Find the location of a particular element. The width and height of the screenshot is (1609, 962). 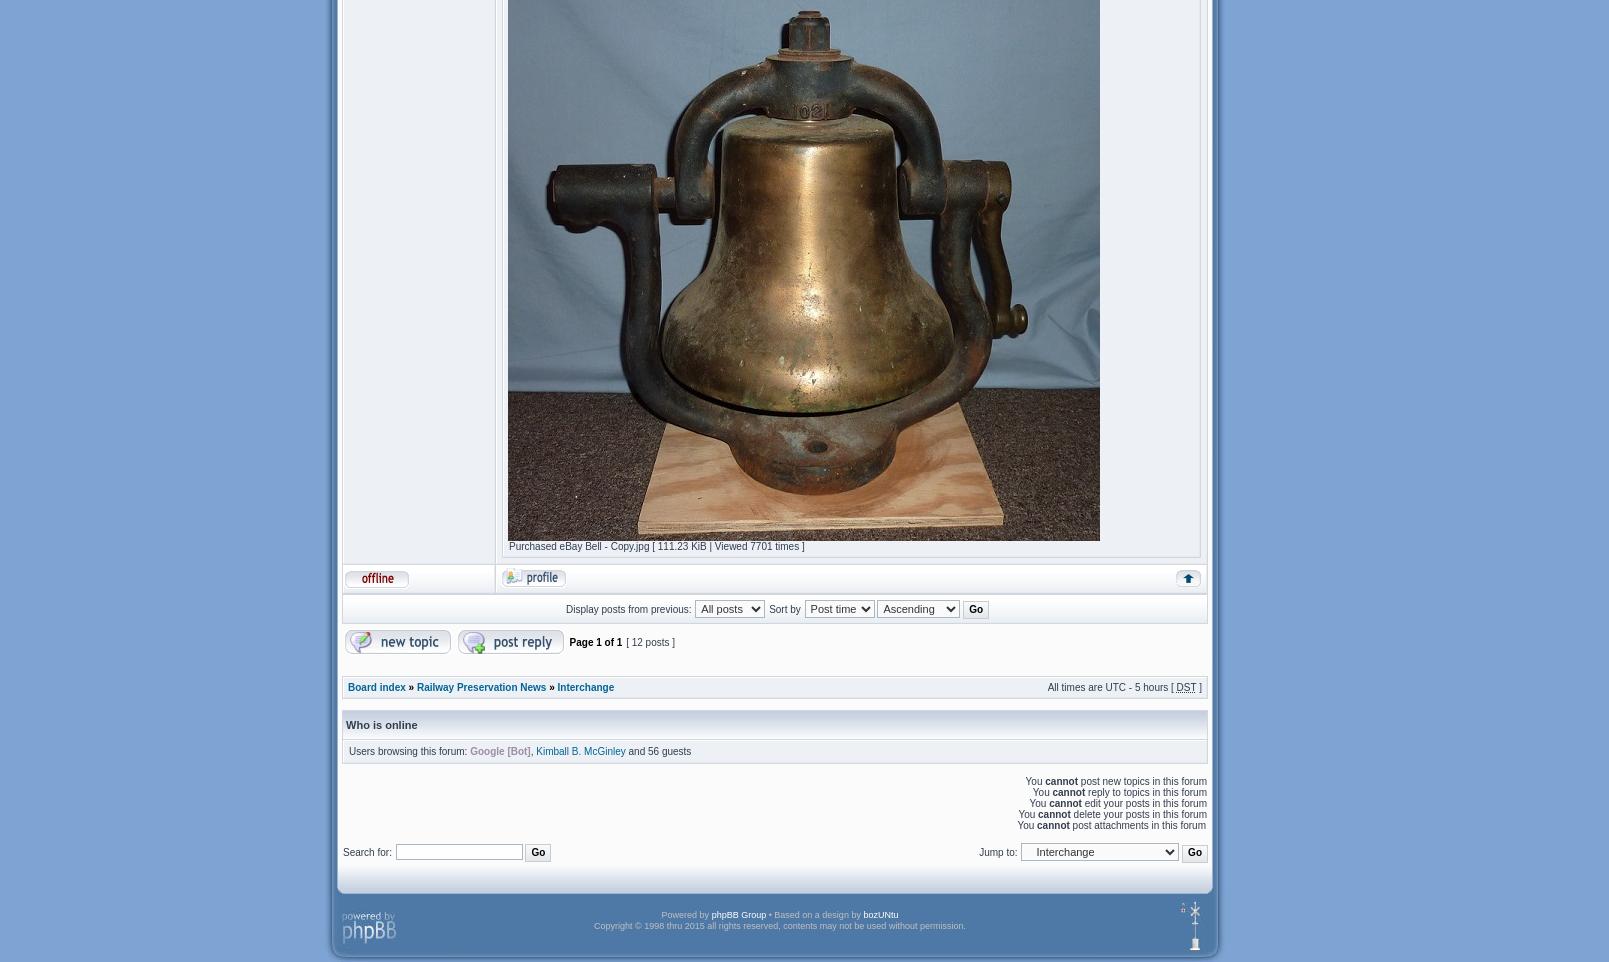

'edit your posts in this forum' is located at coordinates (1142, 802).